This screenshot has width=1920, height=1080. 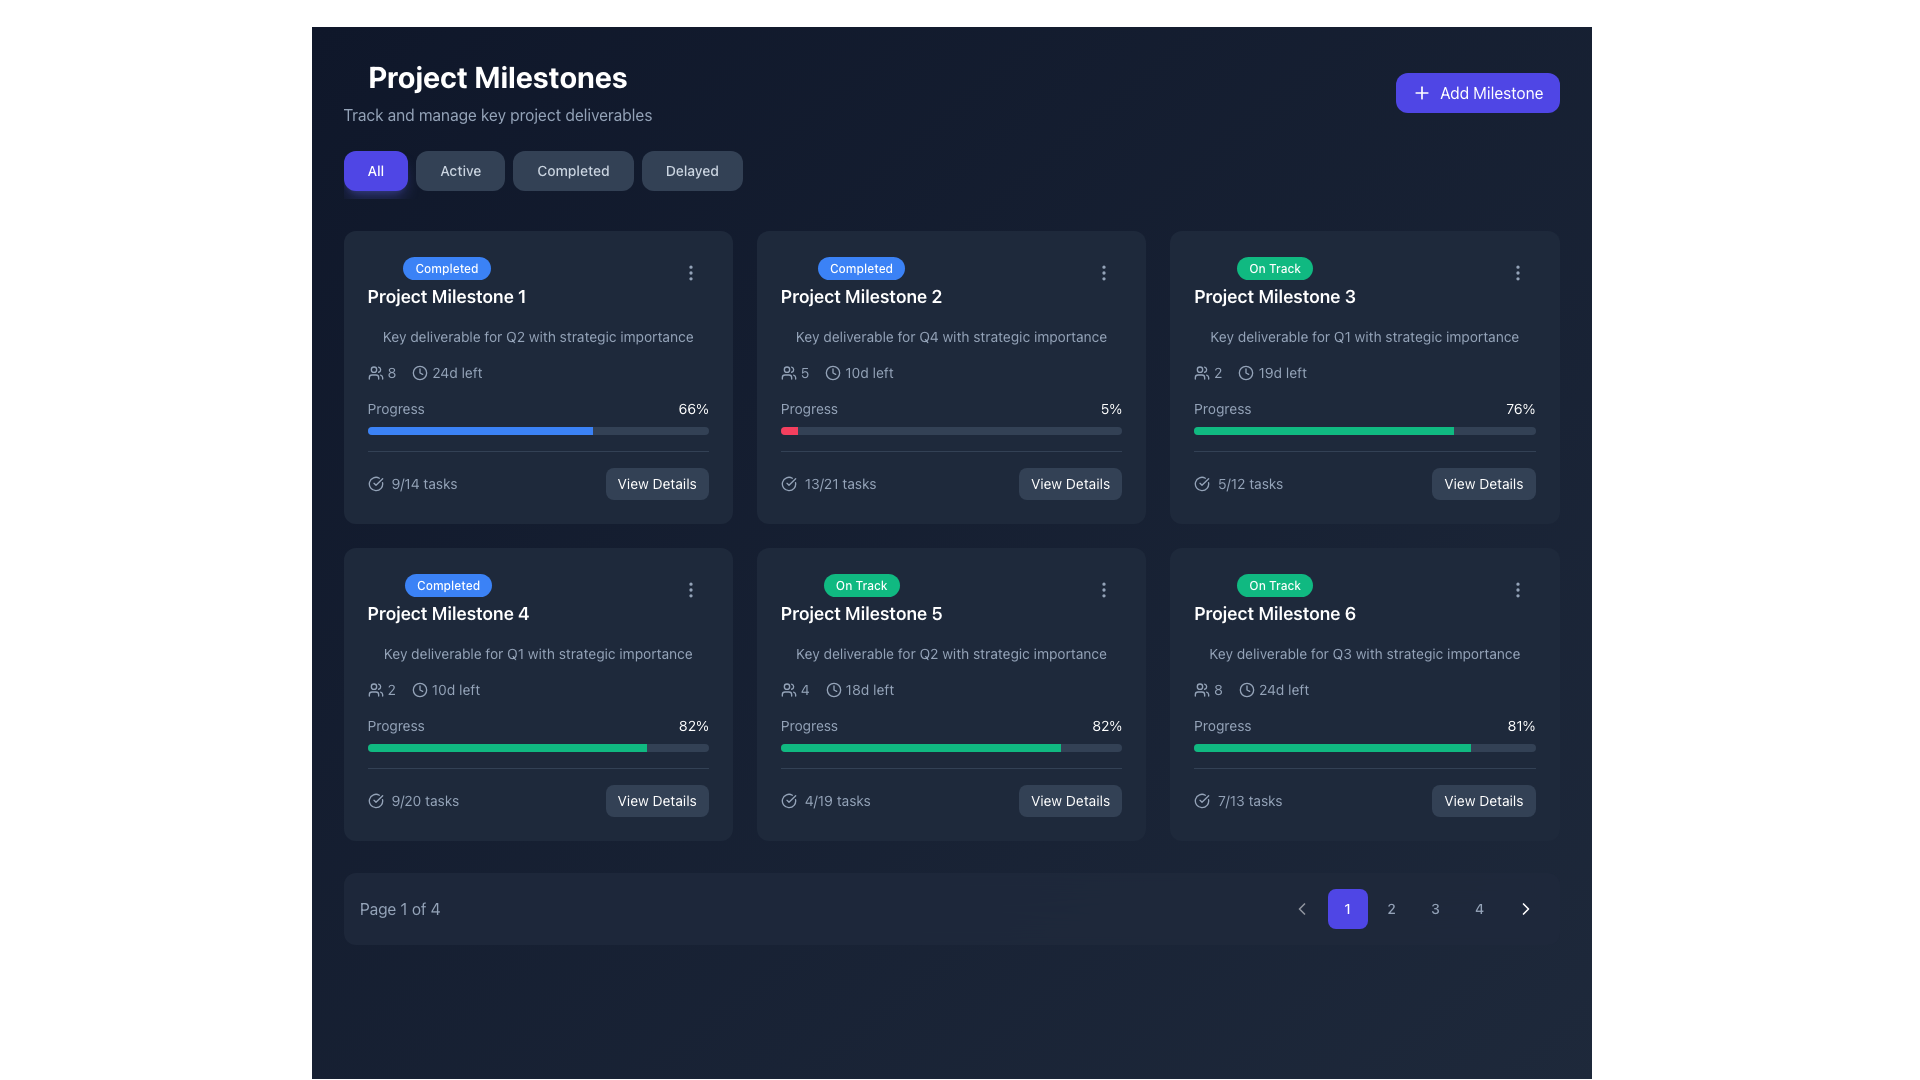 What do you see at coordinates (833, 373) in the screenshot?
I see `the decorative time indicator icon located in the card labeled 'Project Milestone 2', which is aligned horizontally with the text '10d left'` at bounding box center [833, 373].